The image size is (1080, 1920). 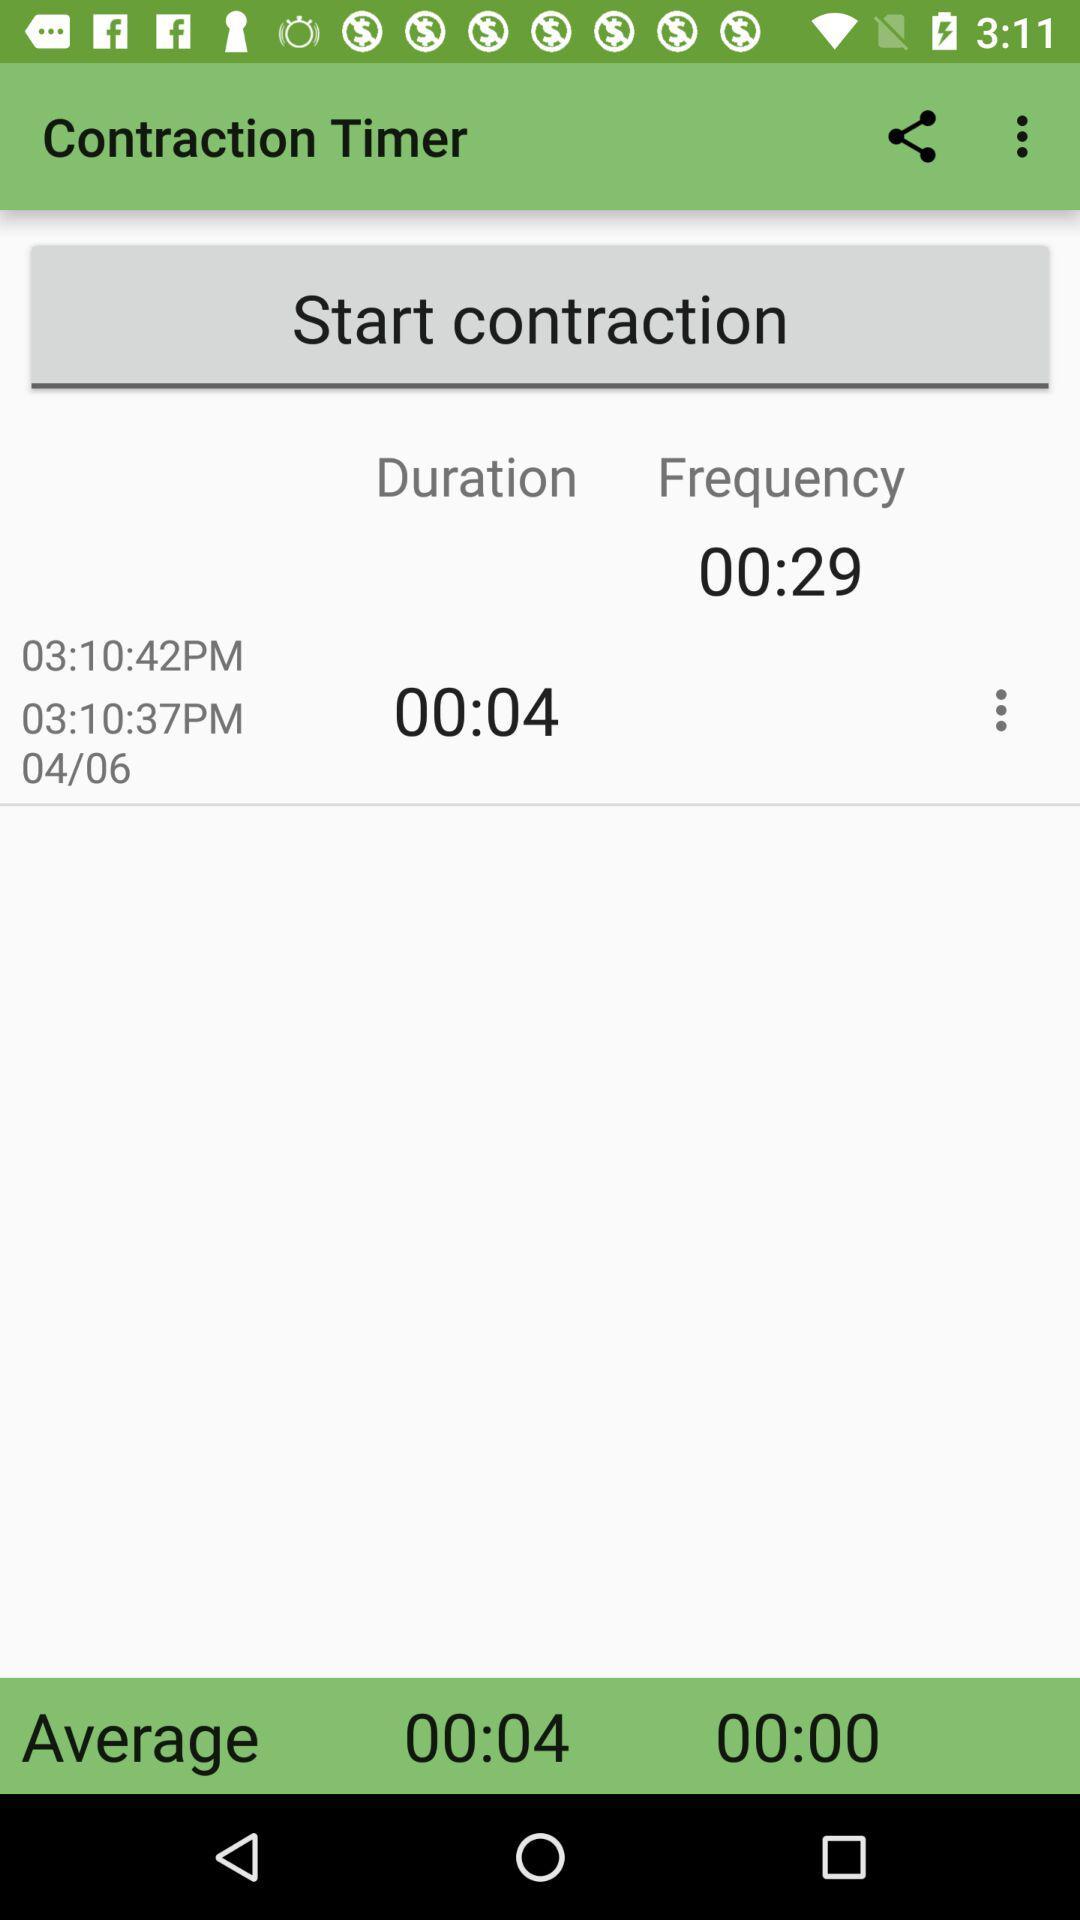 What do you see at coordinates (323, 568) in the screenshot?
I see `icon next to the frequency` at bounding box center [323, 568].